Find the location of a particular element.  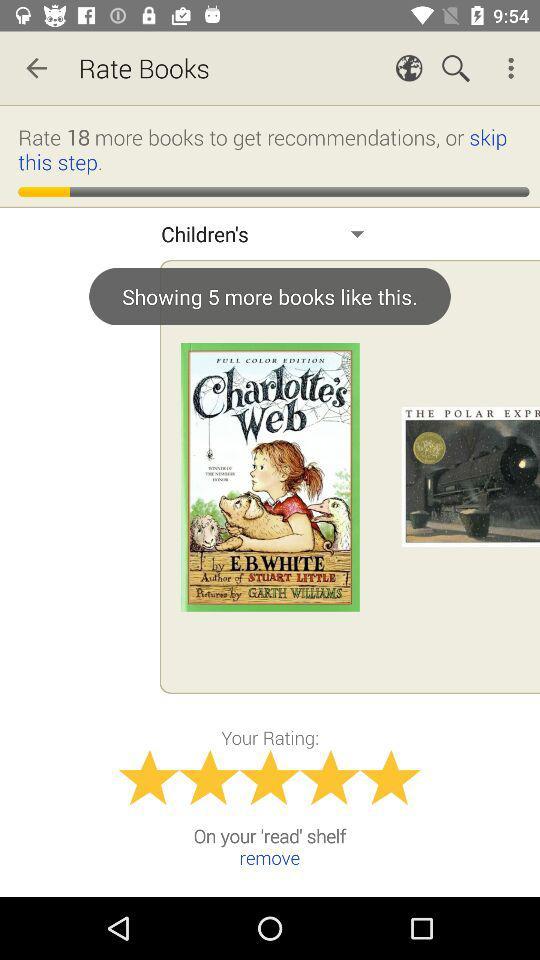

the two lines text below rate books is located at coordinates (272, 148).